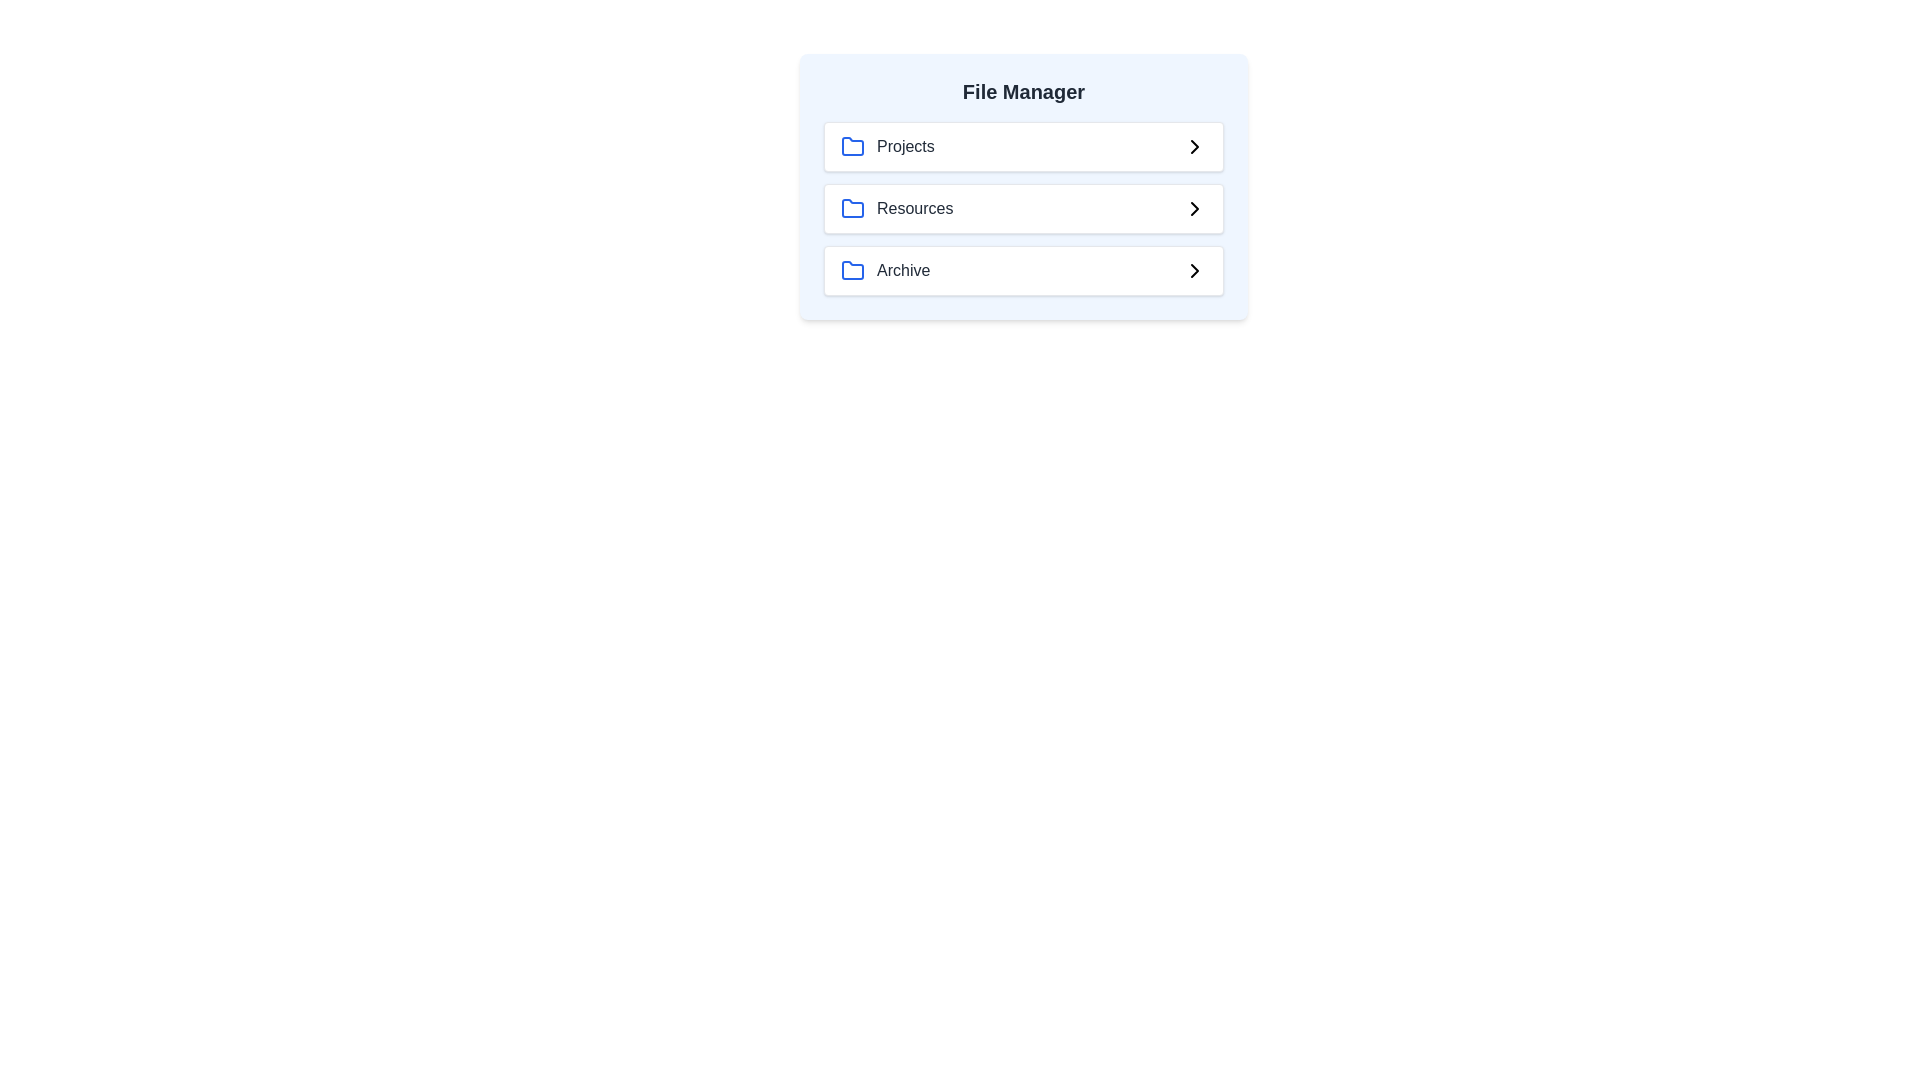  Describe the element at coordinates (1023, 208) in the screenshot. I see `the 'Resources' button-like list item located in the 'File Manager' interface` at that location.